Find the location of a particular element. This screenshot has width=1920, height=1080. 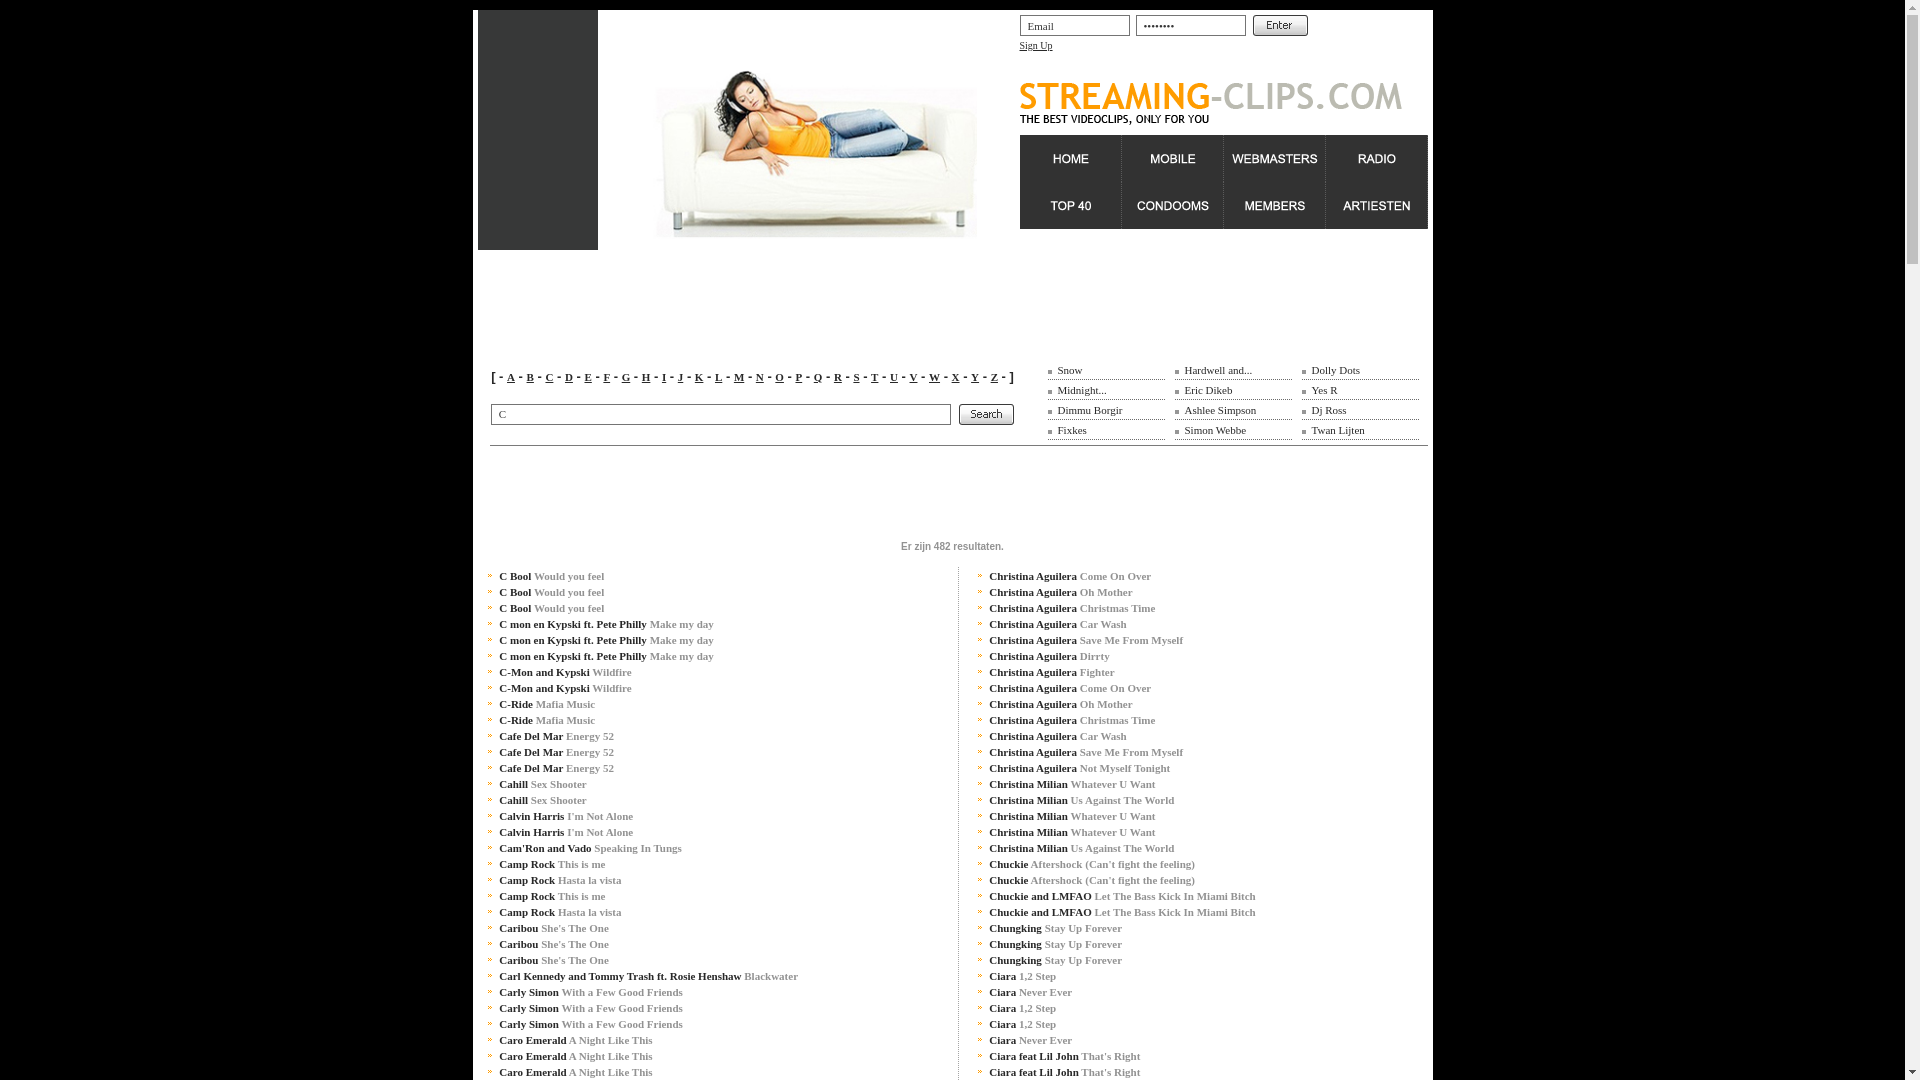

'C mon en Kypski ft. Pete Philly Make my day' is located at coordinates (499, 623).